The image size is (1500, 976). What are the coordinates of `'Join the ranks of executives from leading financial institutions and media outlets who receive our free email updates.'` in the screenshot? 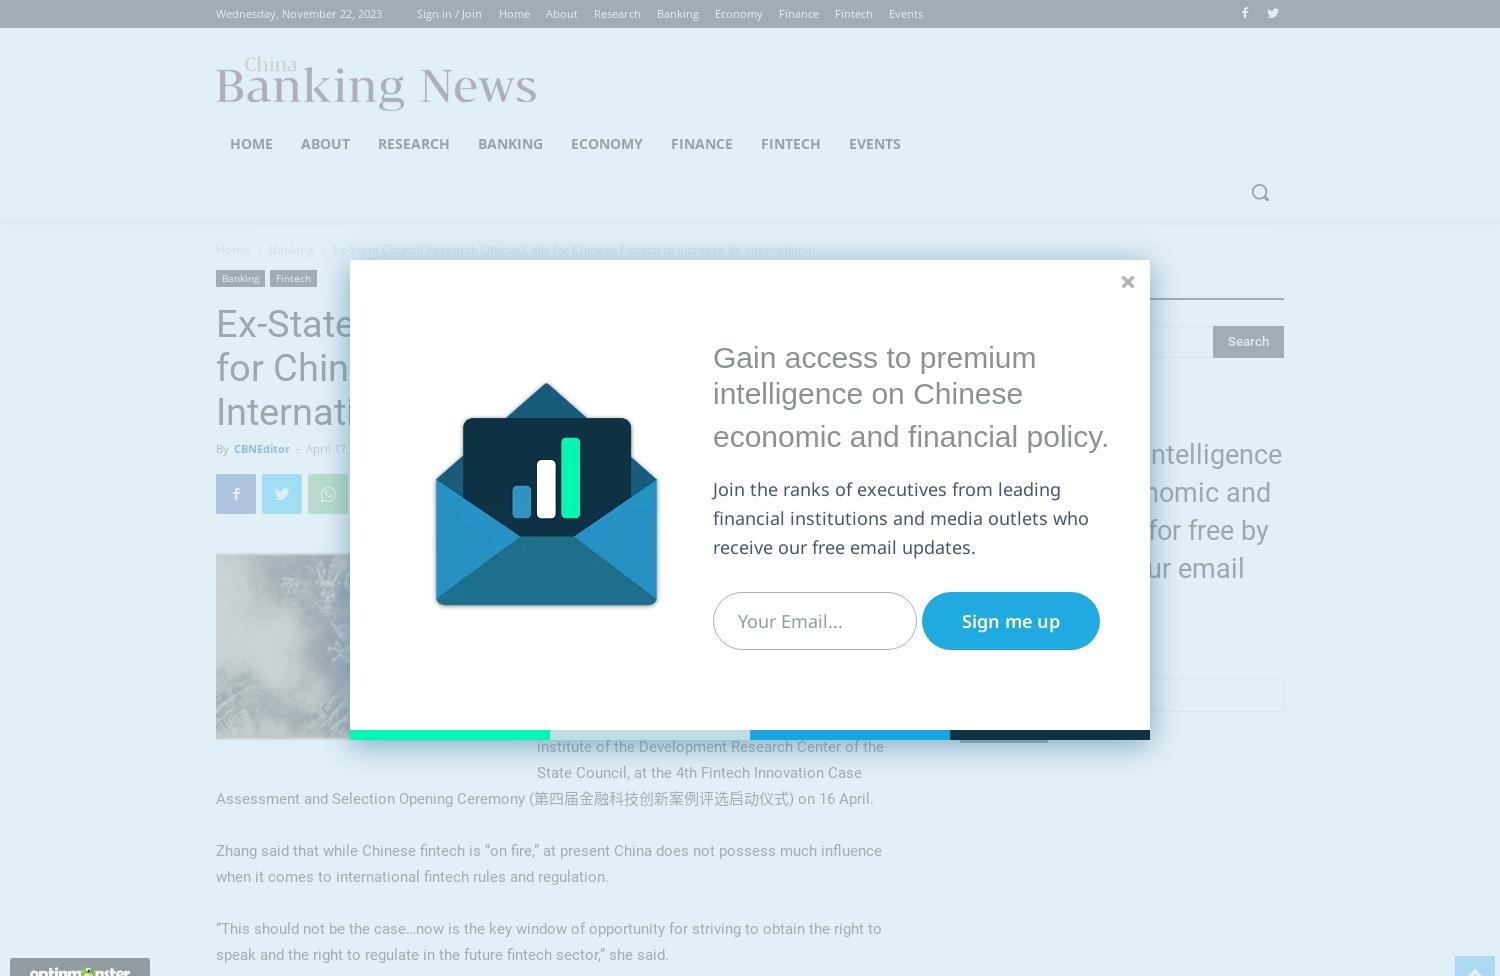 It's located at (901, 517).